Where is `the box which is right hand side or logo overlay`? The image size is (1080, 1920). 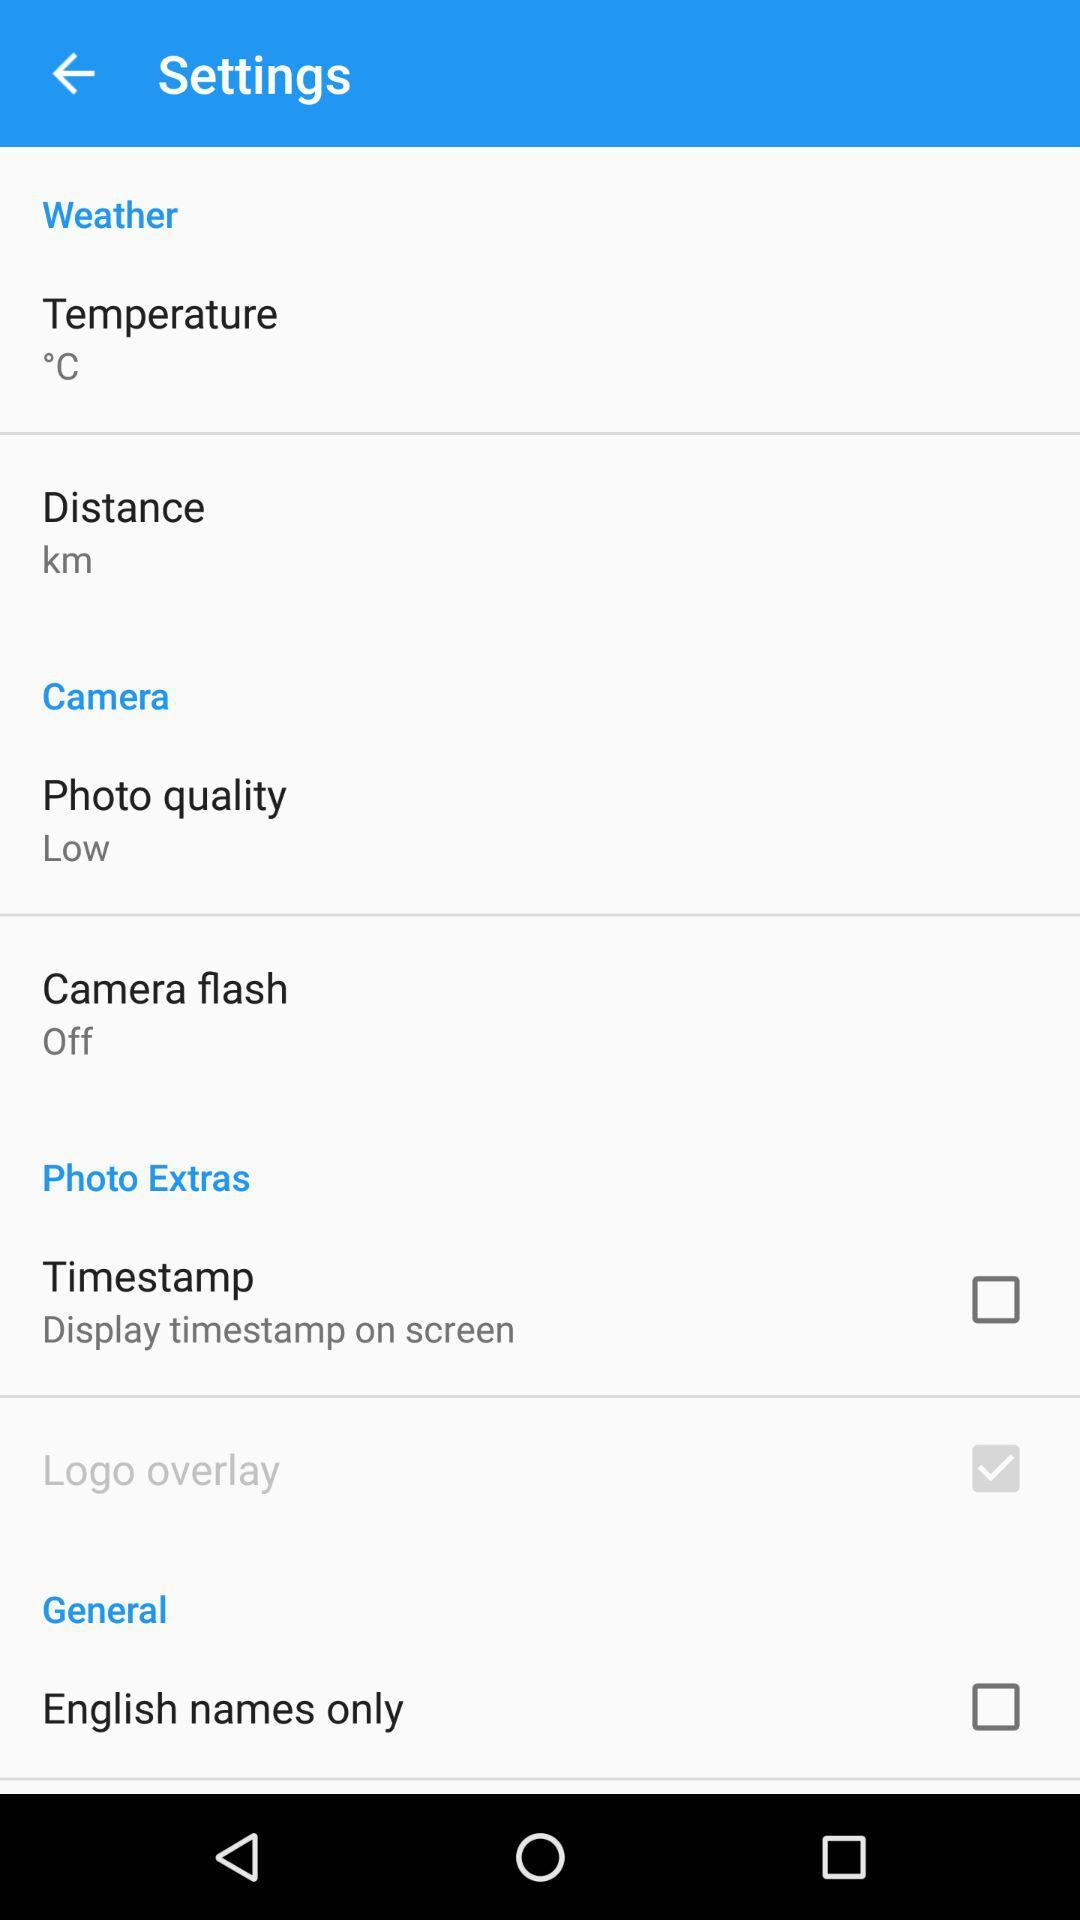
the box which is right hand side or logo overlay is located at coordinates (995, 1468).